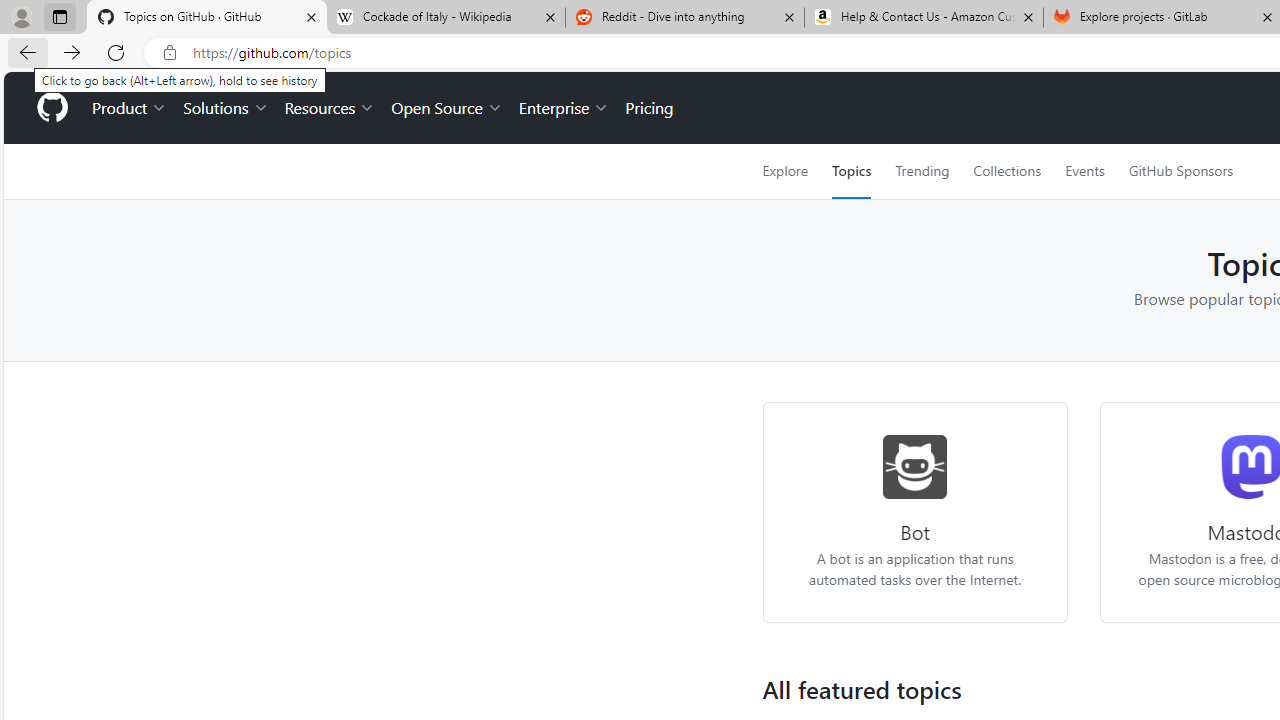 This screenshot has height=720, width=1280. I want to click on 'Open Source', so click(445, 108).